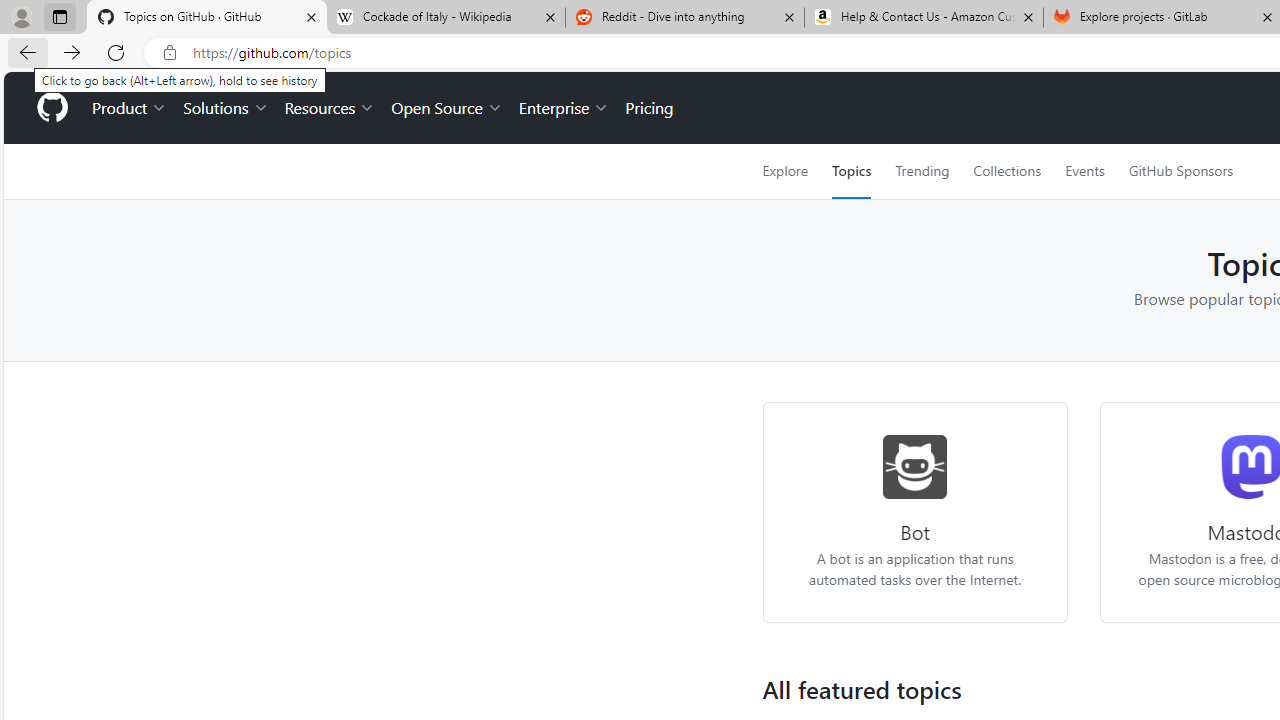 This screenshot has height=720, width=1280. I want to click on 'Open Source', so click(445, 108).